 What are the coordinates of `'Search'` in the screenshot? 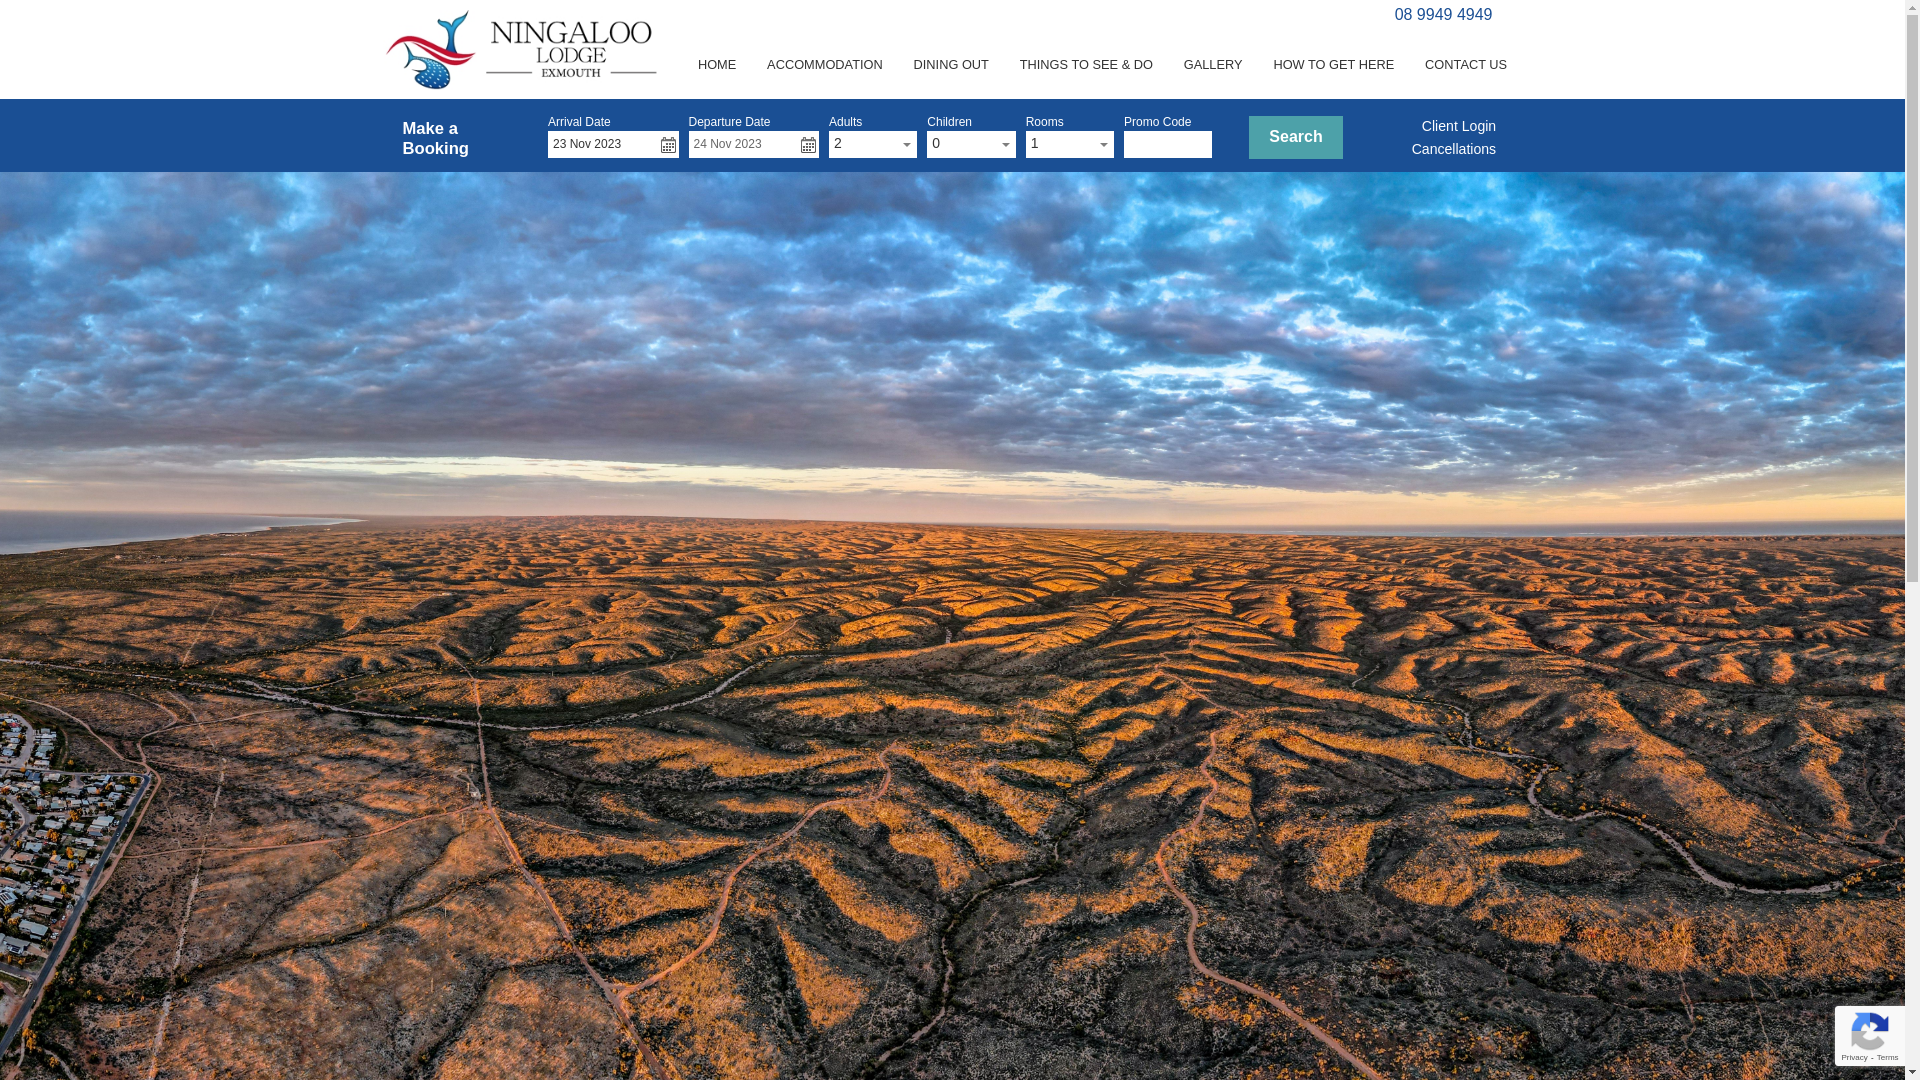 It's located at (1295, 136).